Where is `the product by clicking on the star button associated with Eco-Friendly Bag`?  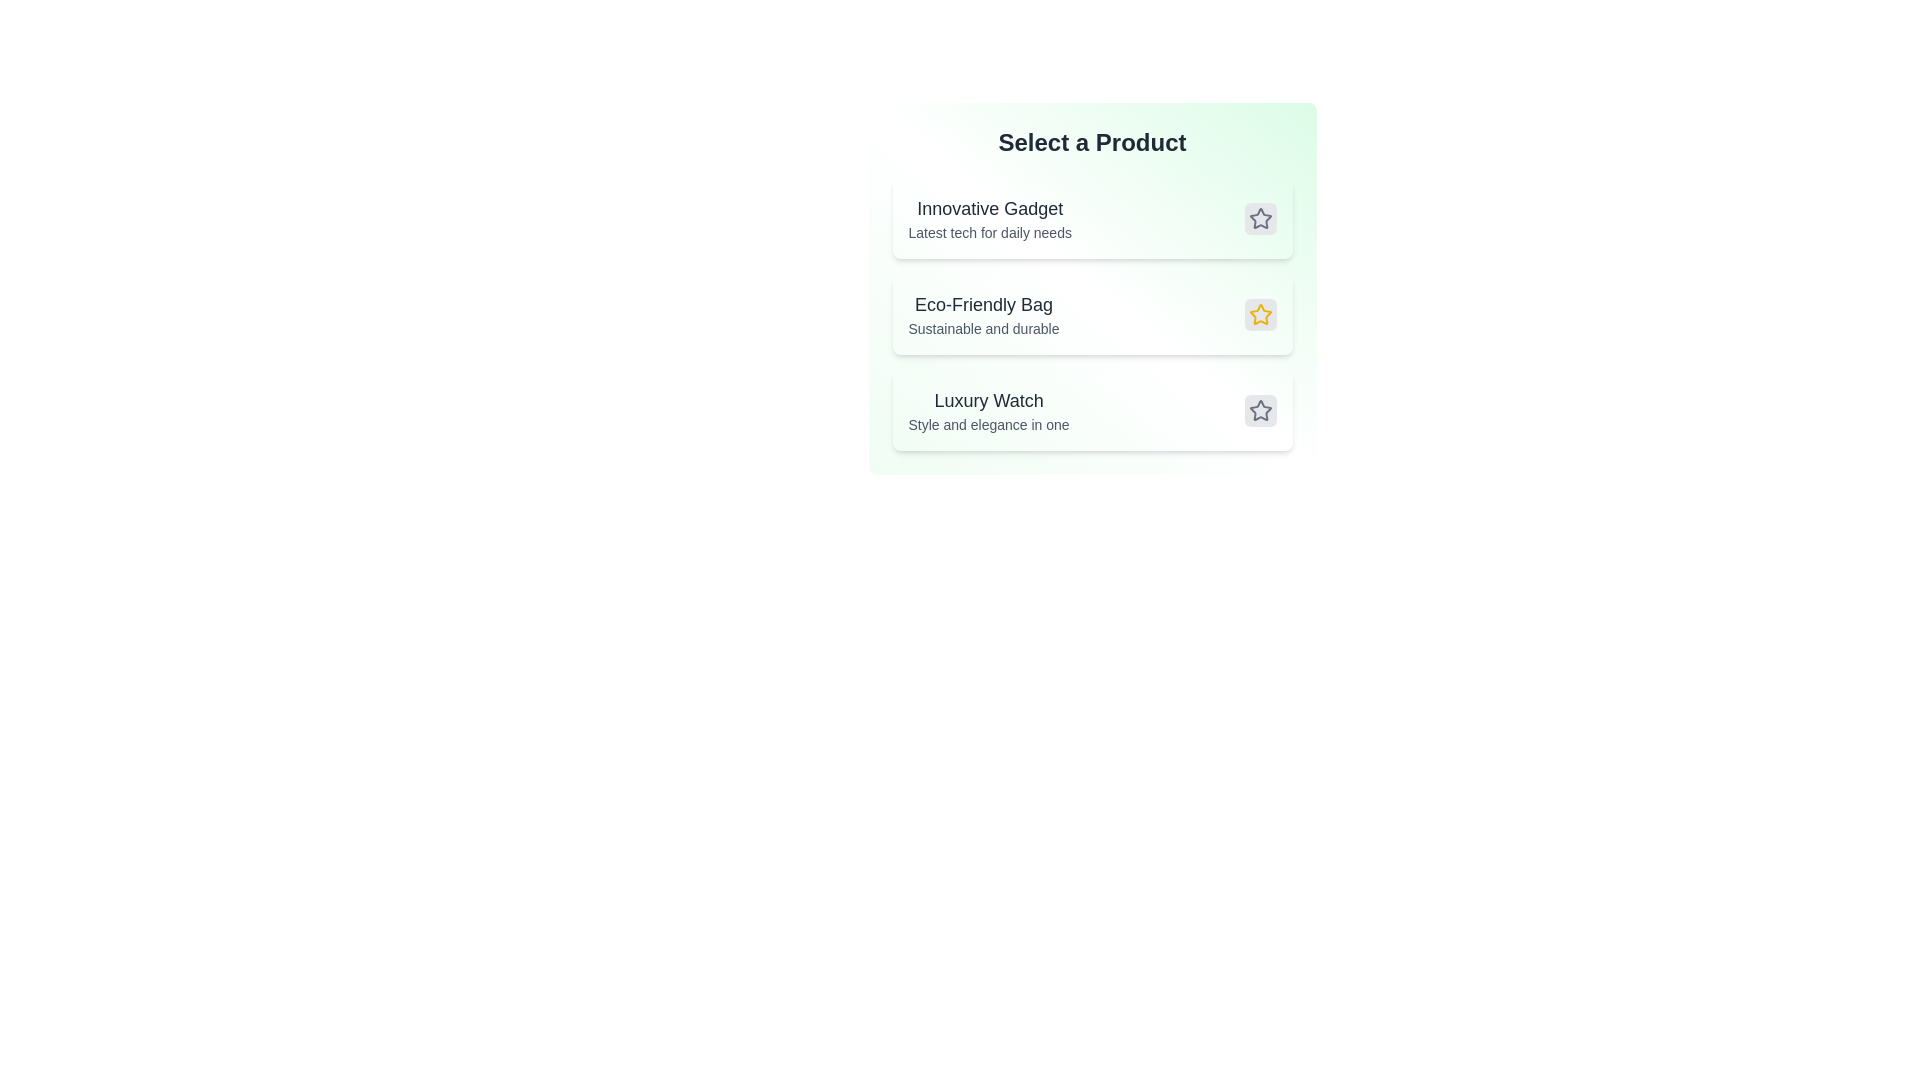 the product by clicking on the star button associated with Eco-Friendly Bag is located at coordinates (1259, 315).